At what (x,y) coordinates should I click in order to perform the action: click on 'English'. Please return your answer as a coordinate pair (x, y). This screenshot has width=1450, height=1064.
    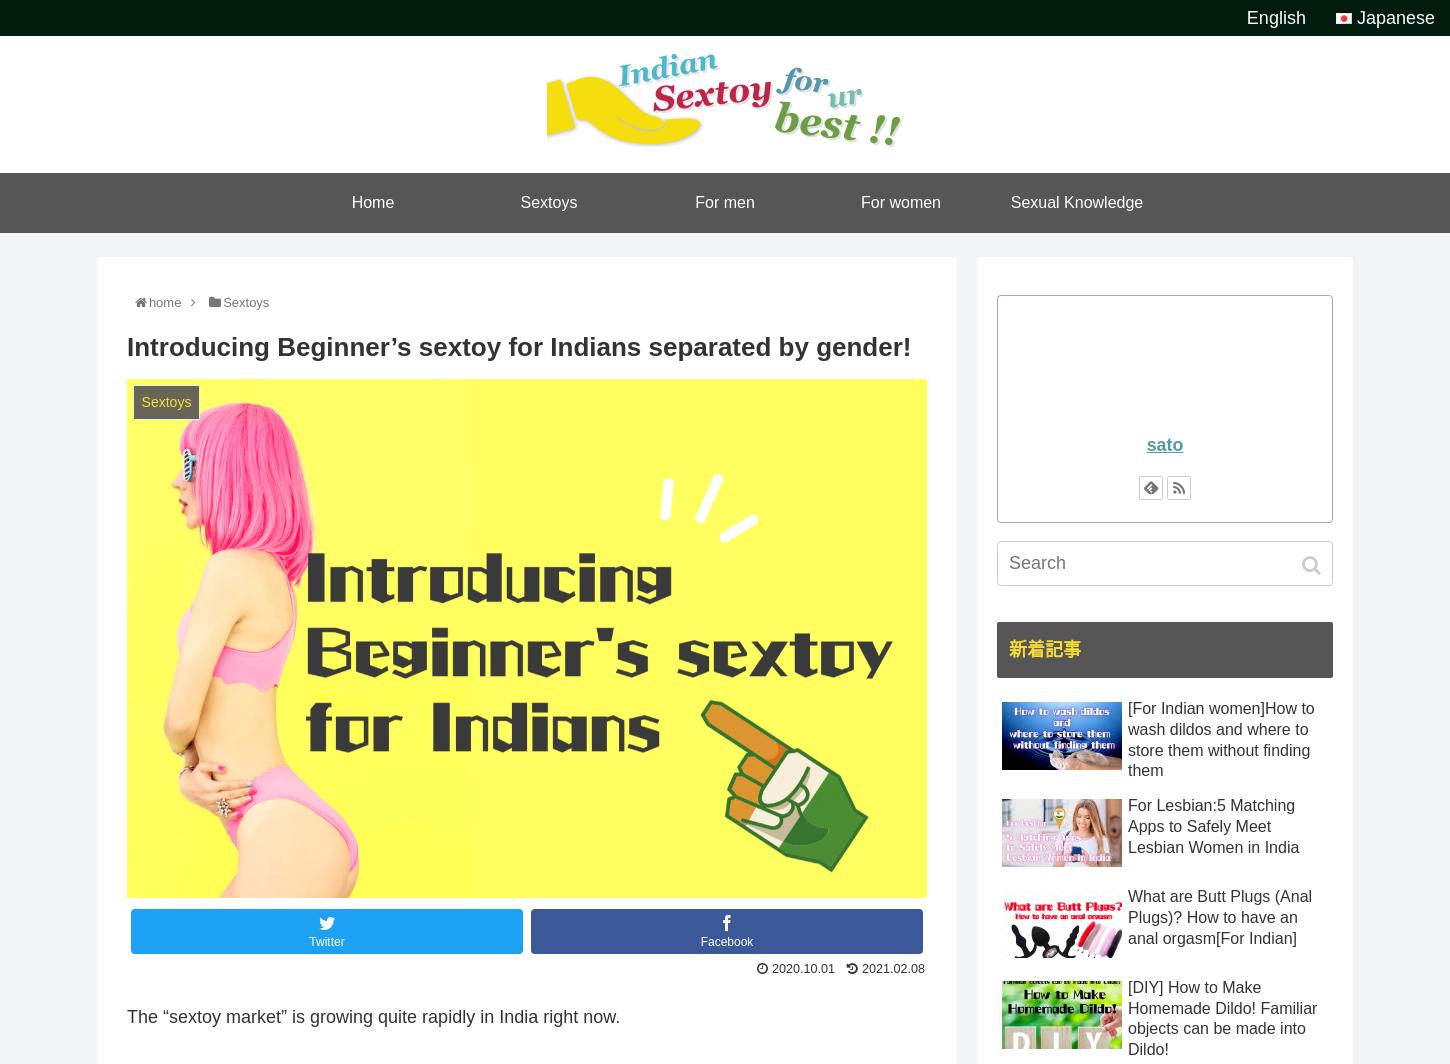
    Looking at the image, I should click on (1275, 17).